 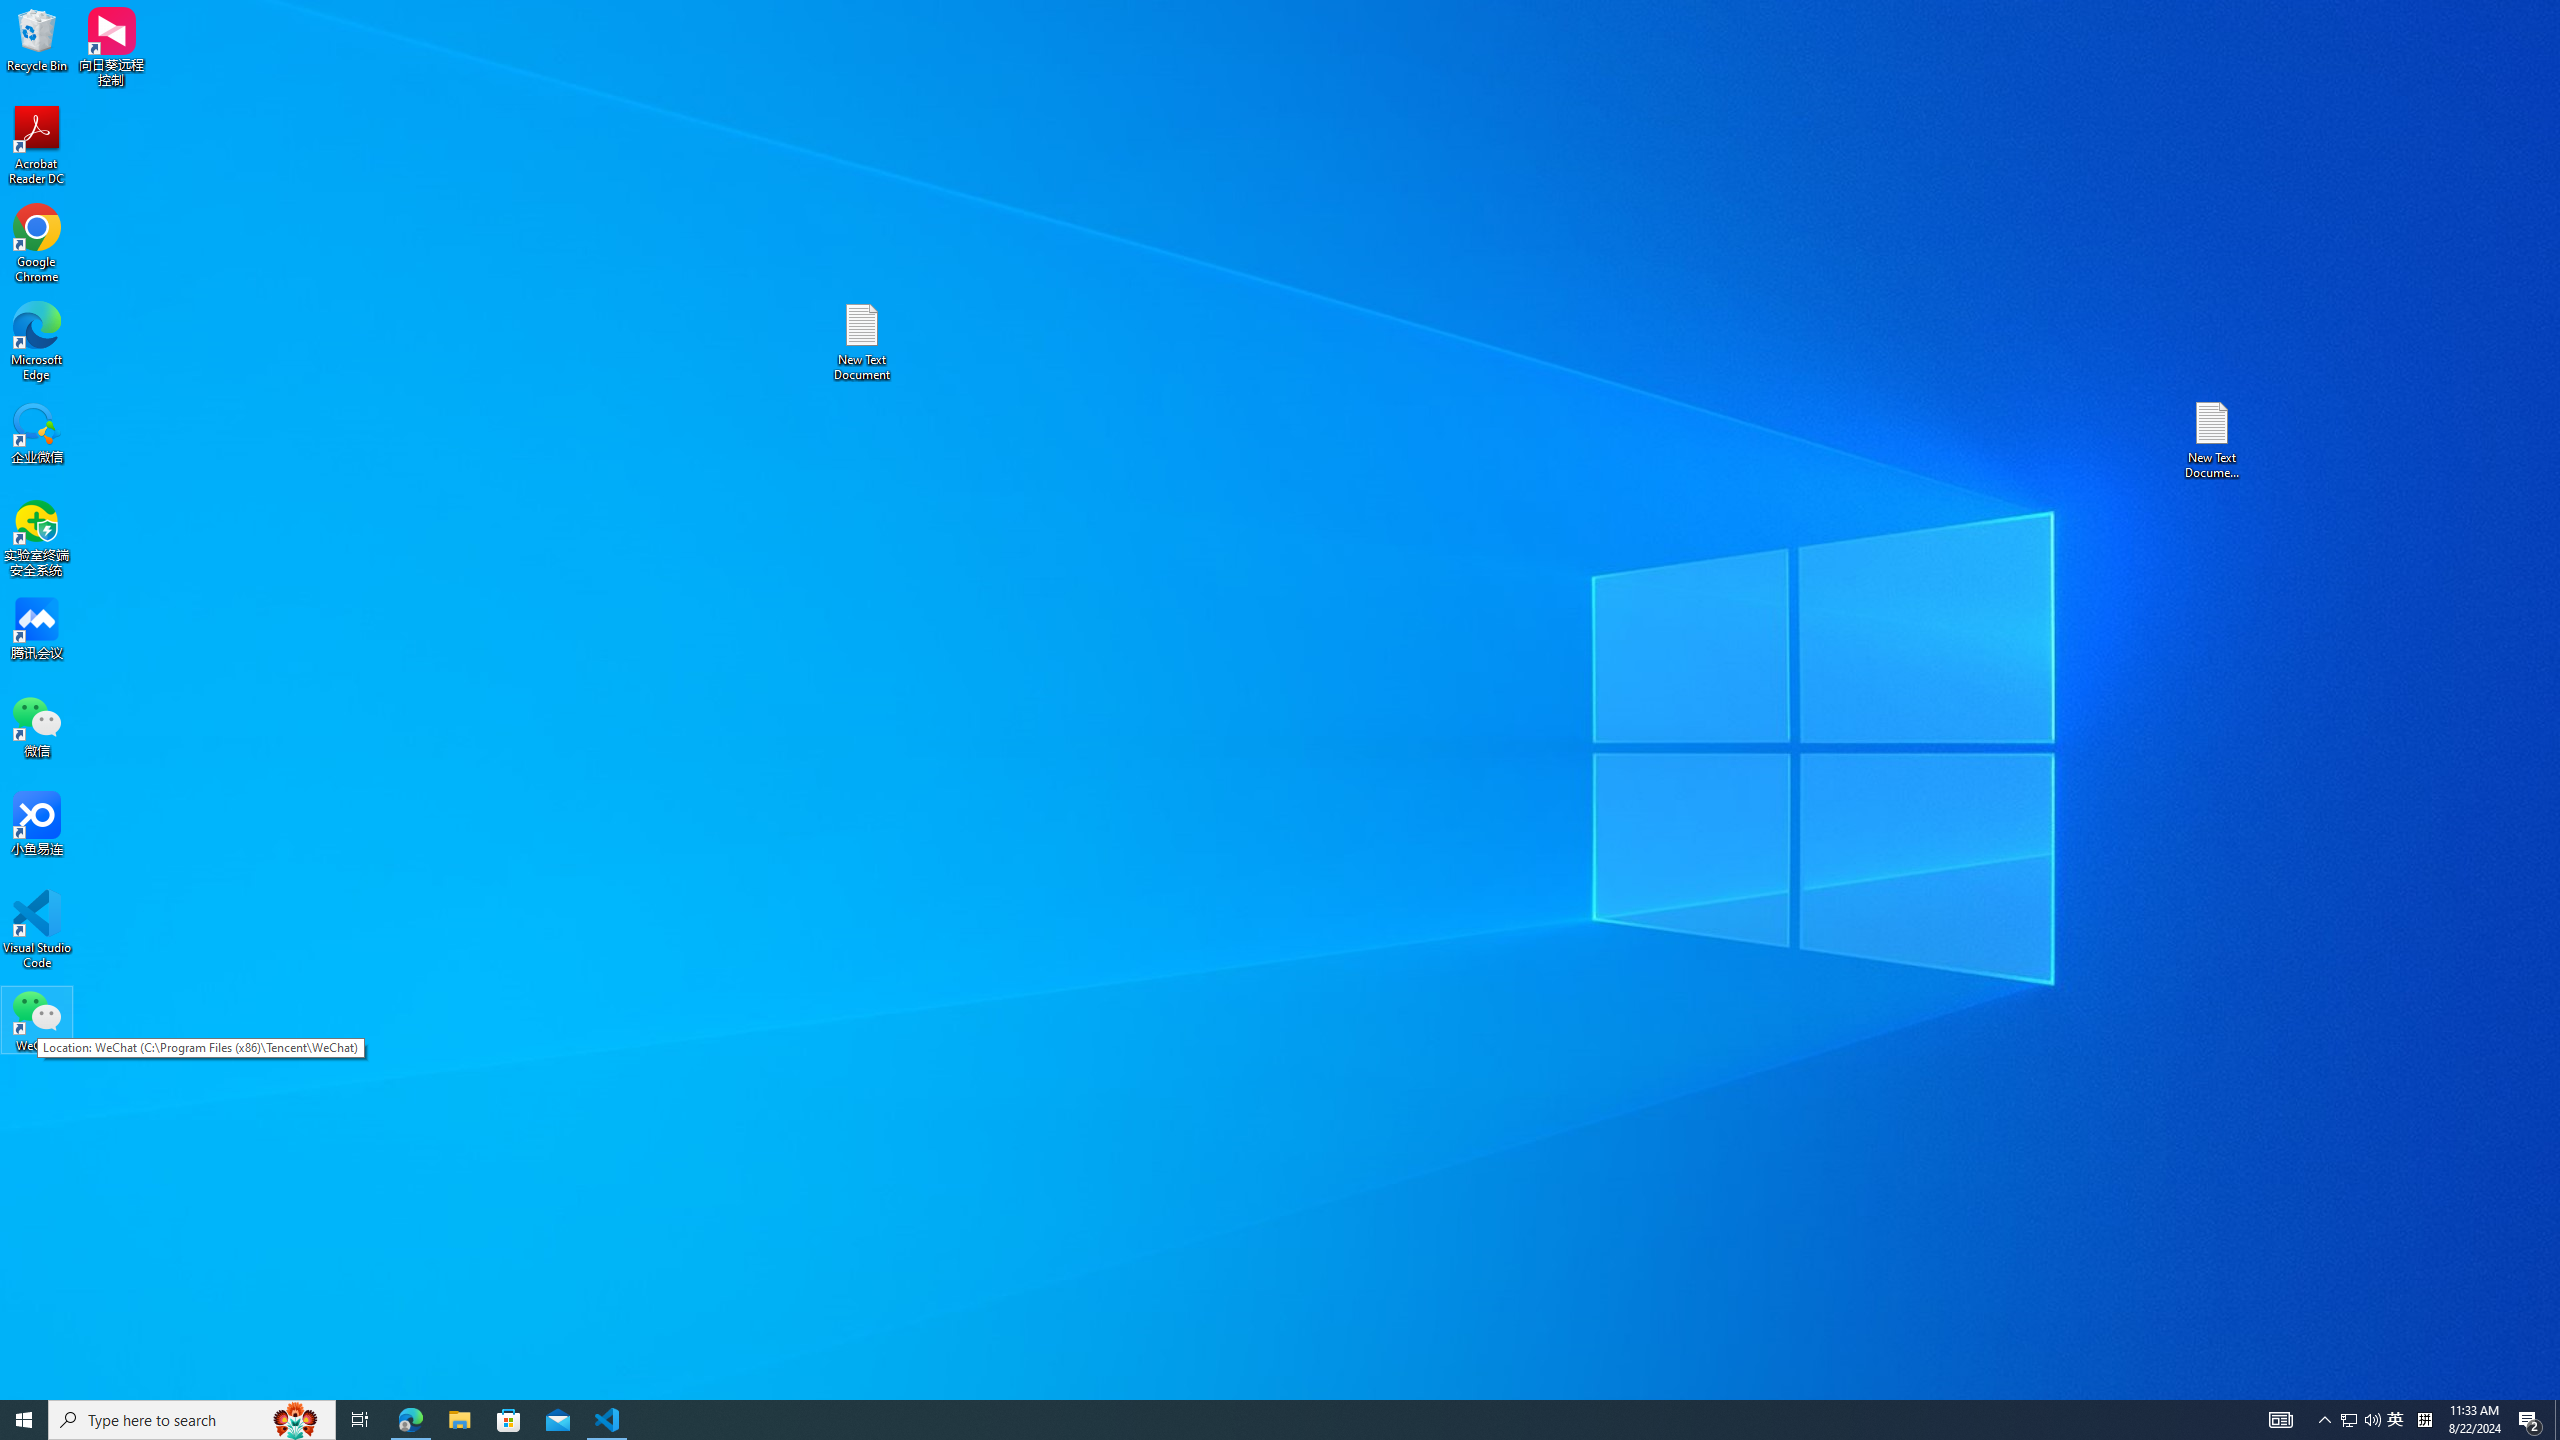 I want to click on 'WeChat', so click(x=36, y=1019).